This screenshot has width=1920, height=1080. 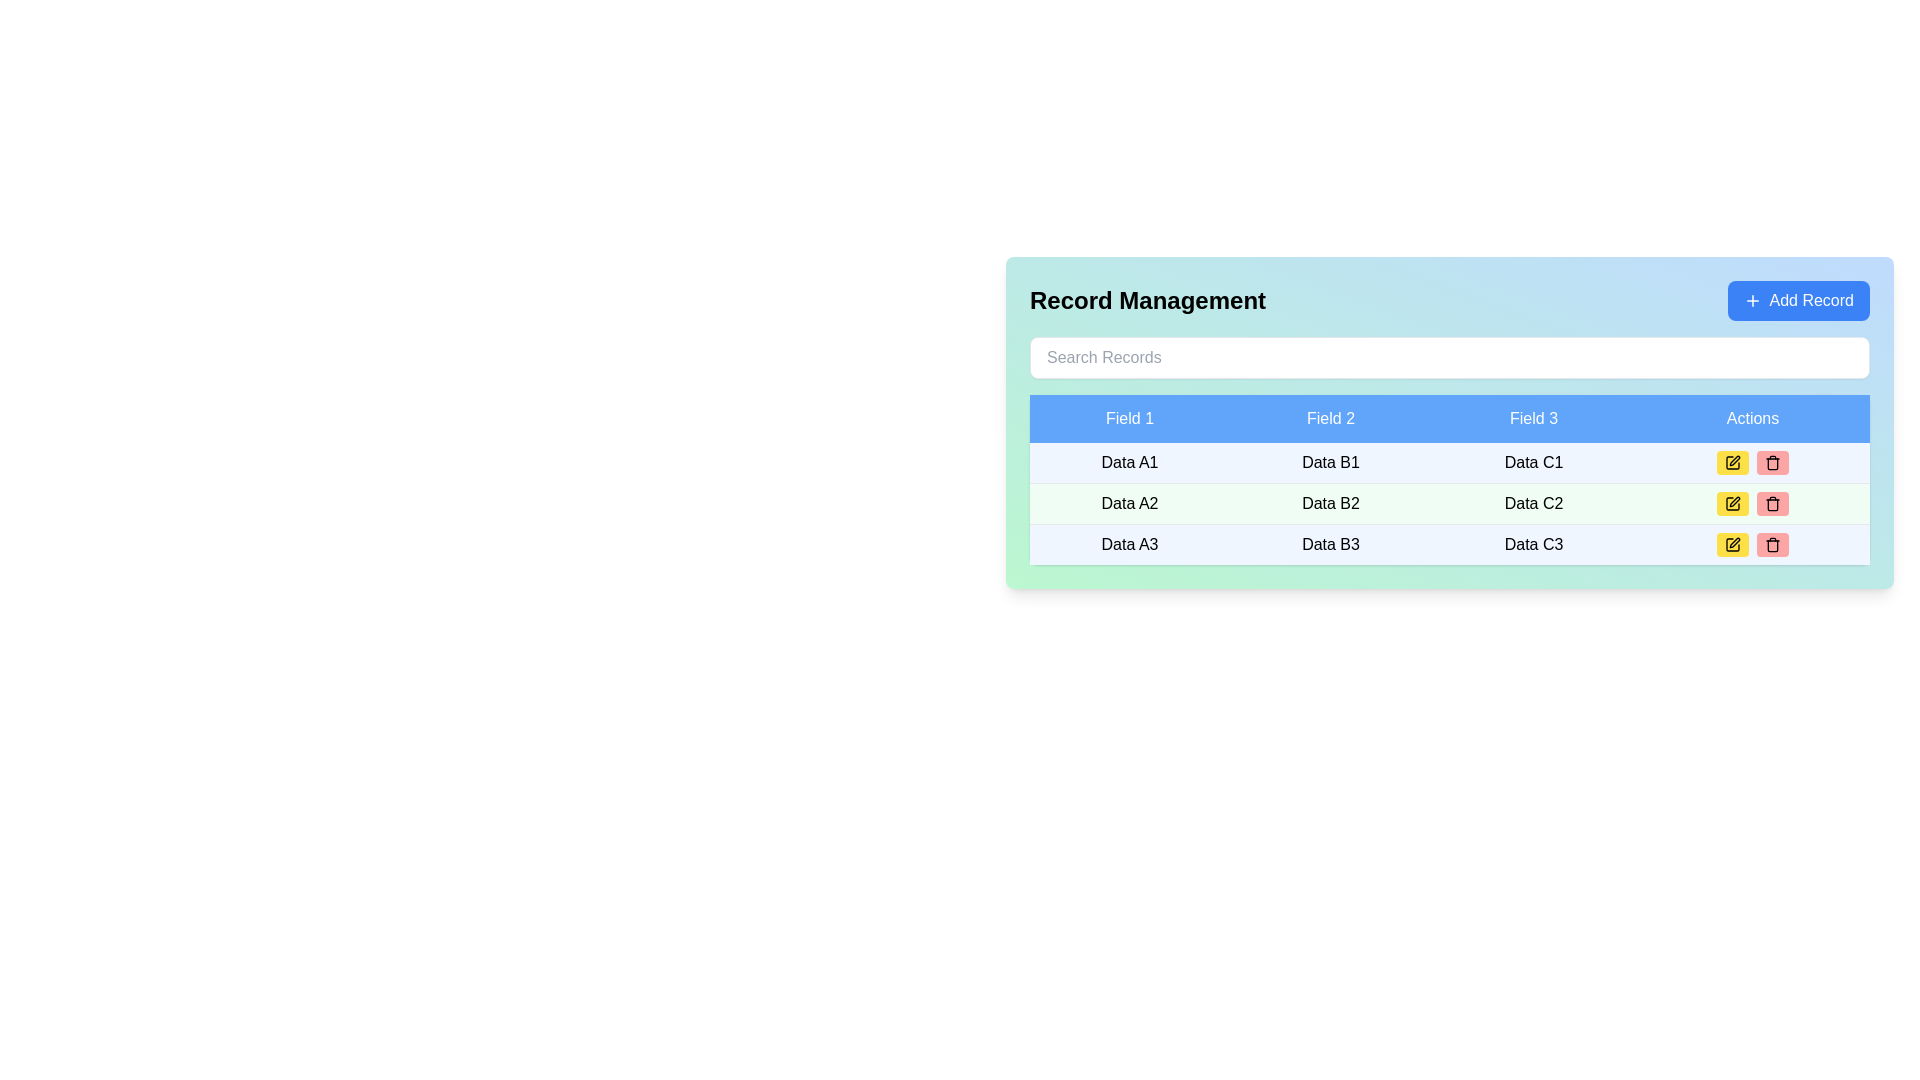 What do you see at coordinates (1330, 418) in the screenshot?
I see `the Static Text Label reading 'Field 2', which is styled with a blue background and is part of the header row of a data table` at bounding box center [1330, 418].